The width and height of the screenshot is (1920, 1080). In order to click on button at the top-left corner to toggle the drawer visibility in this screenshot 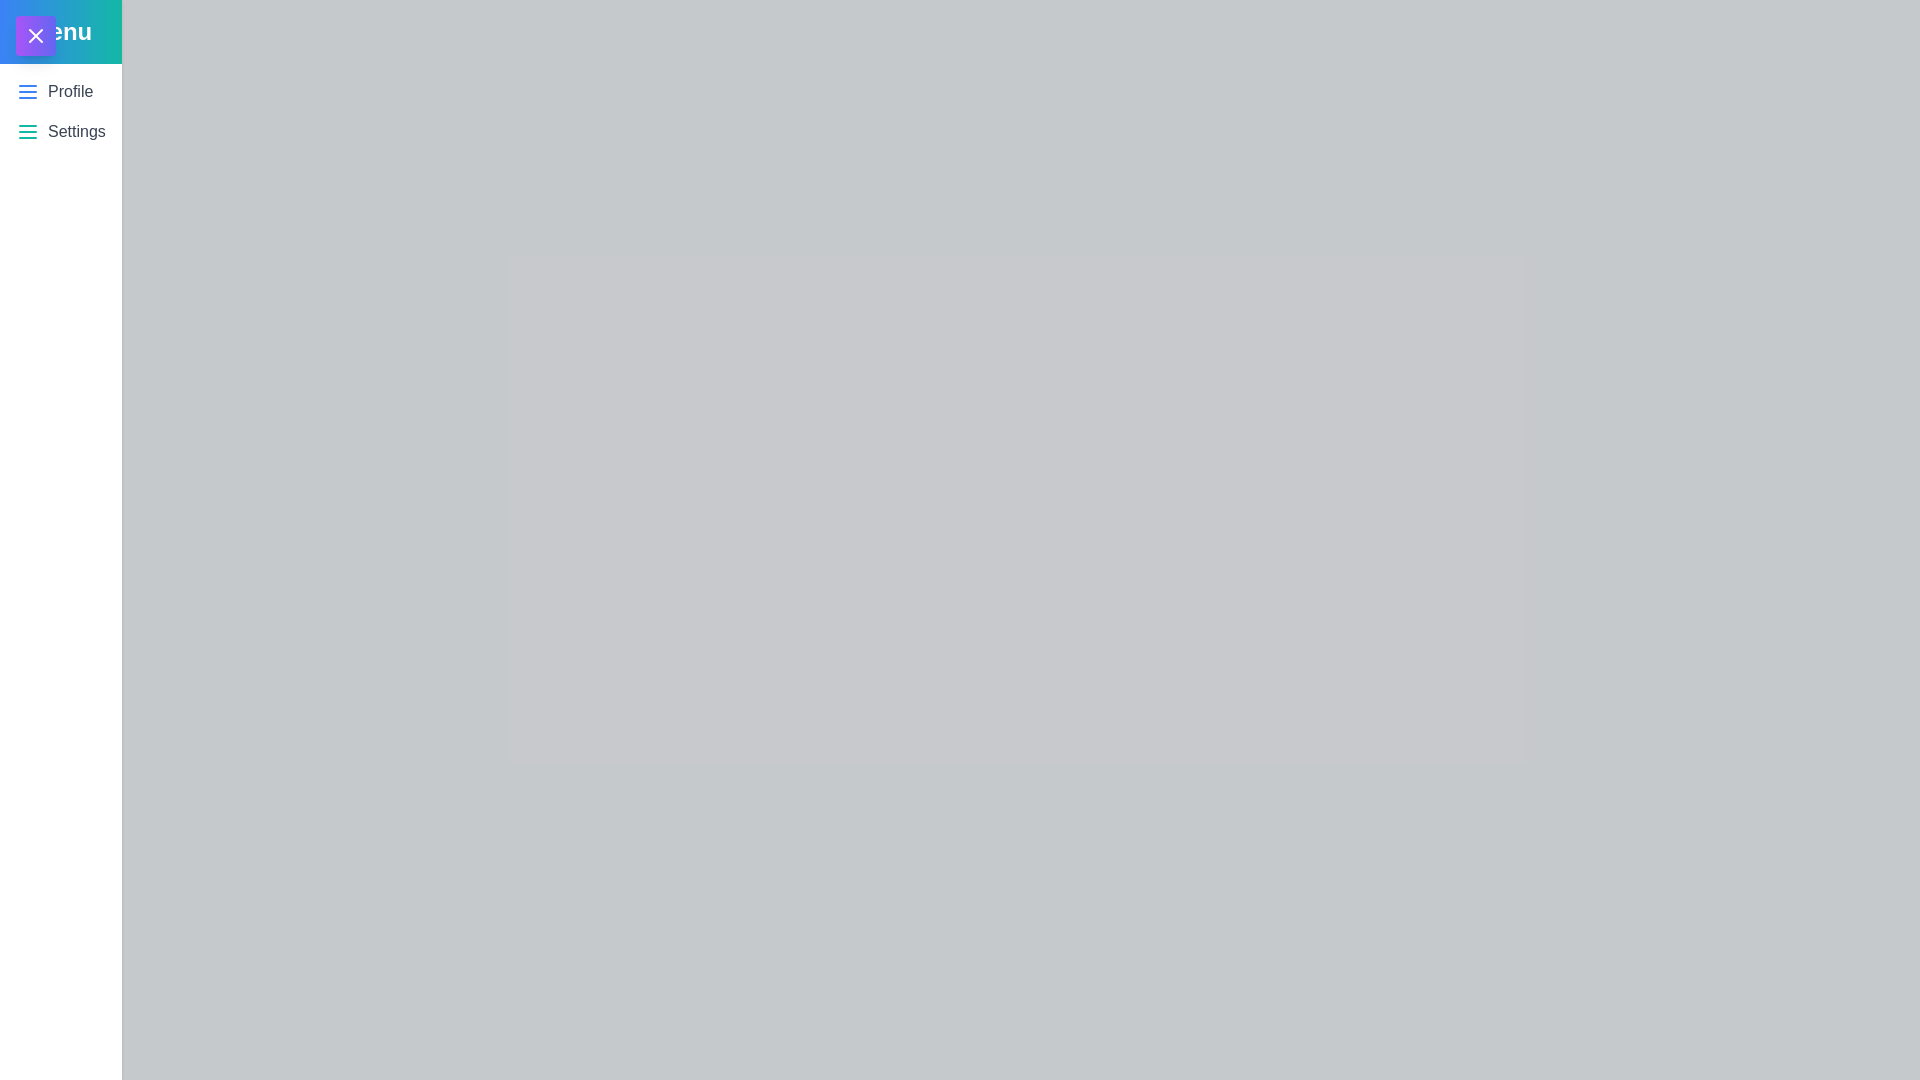, I will do `click(35, 35)`.